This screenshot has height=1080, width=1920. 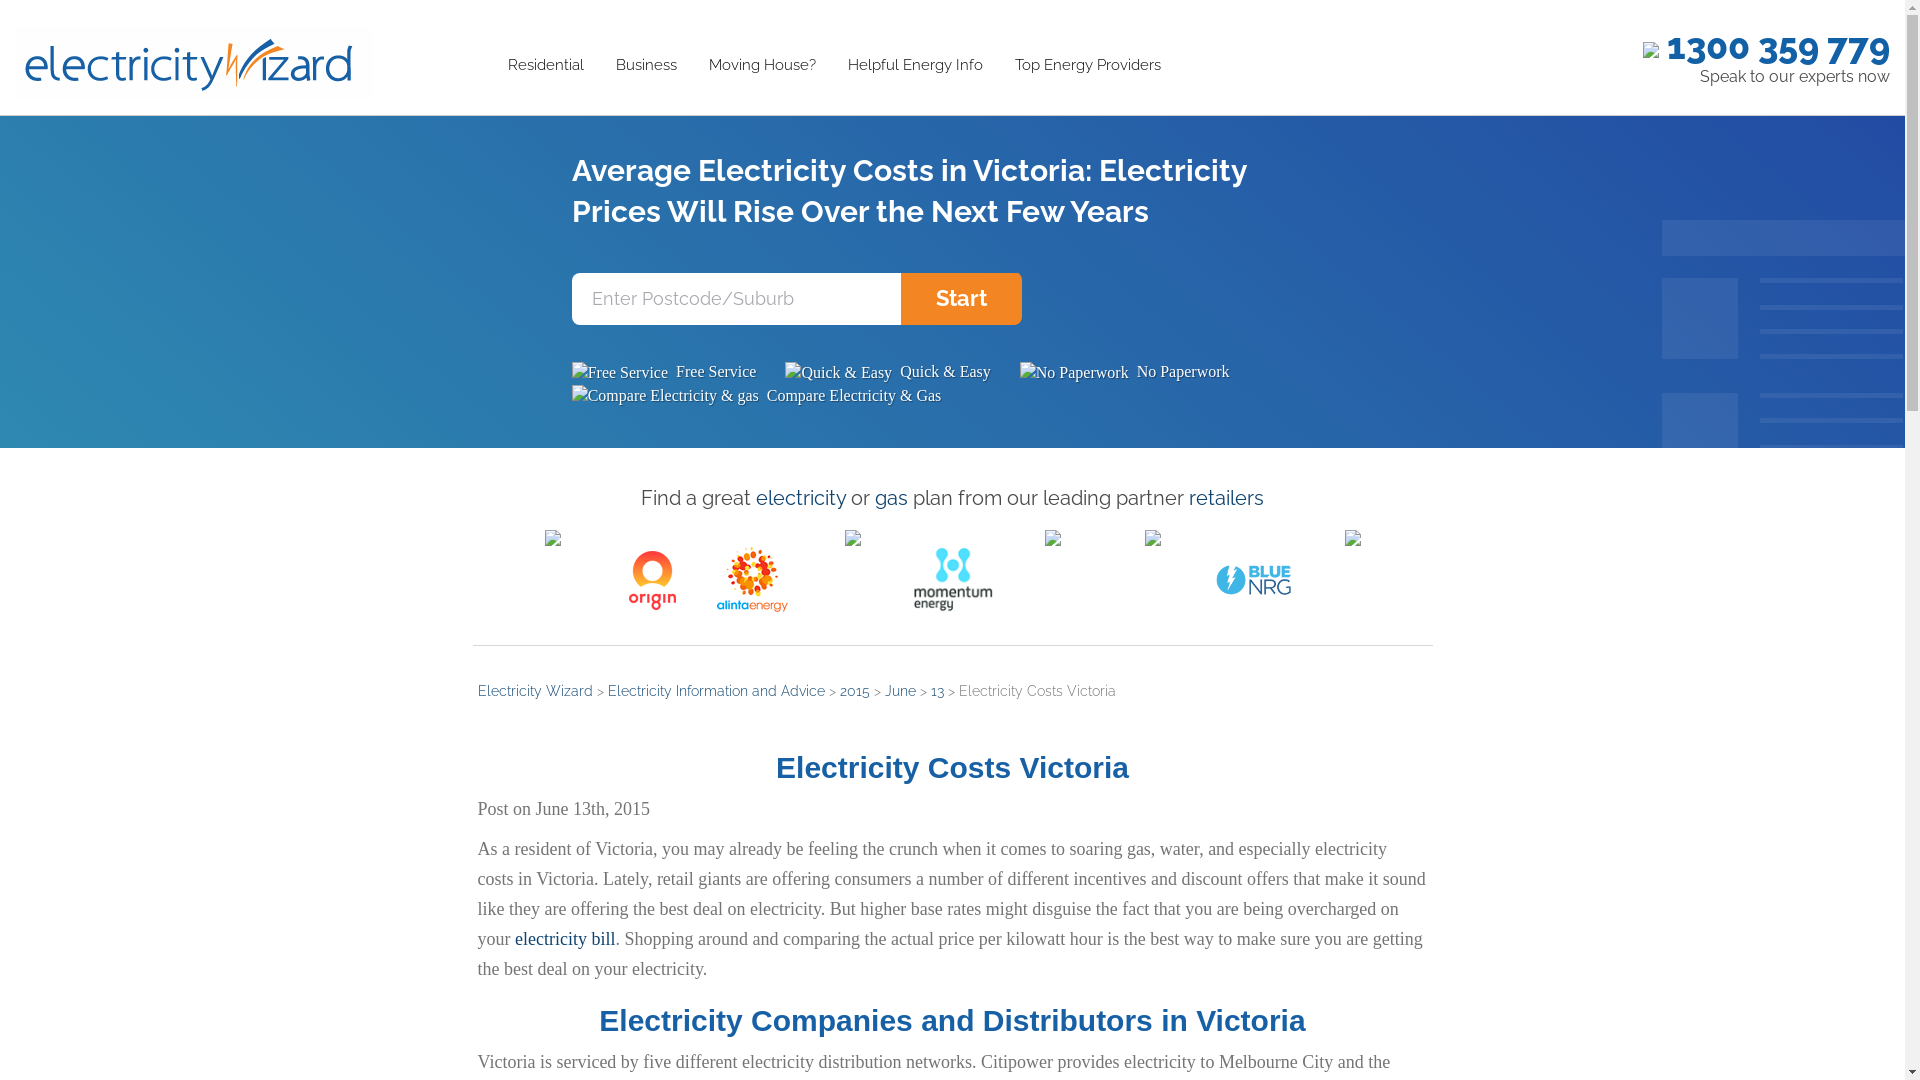 I want to click on '2015', so click(x=854, y=689).